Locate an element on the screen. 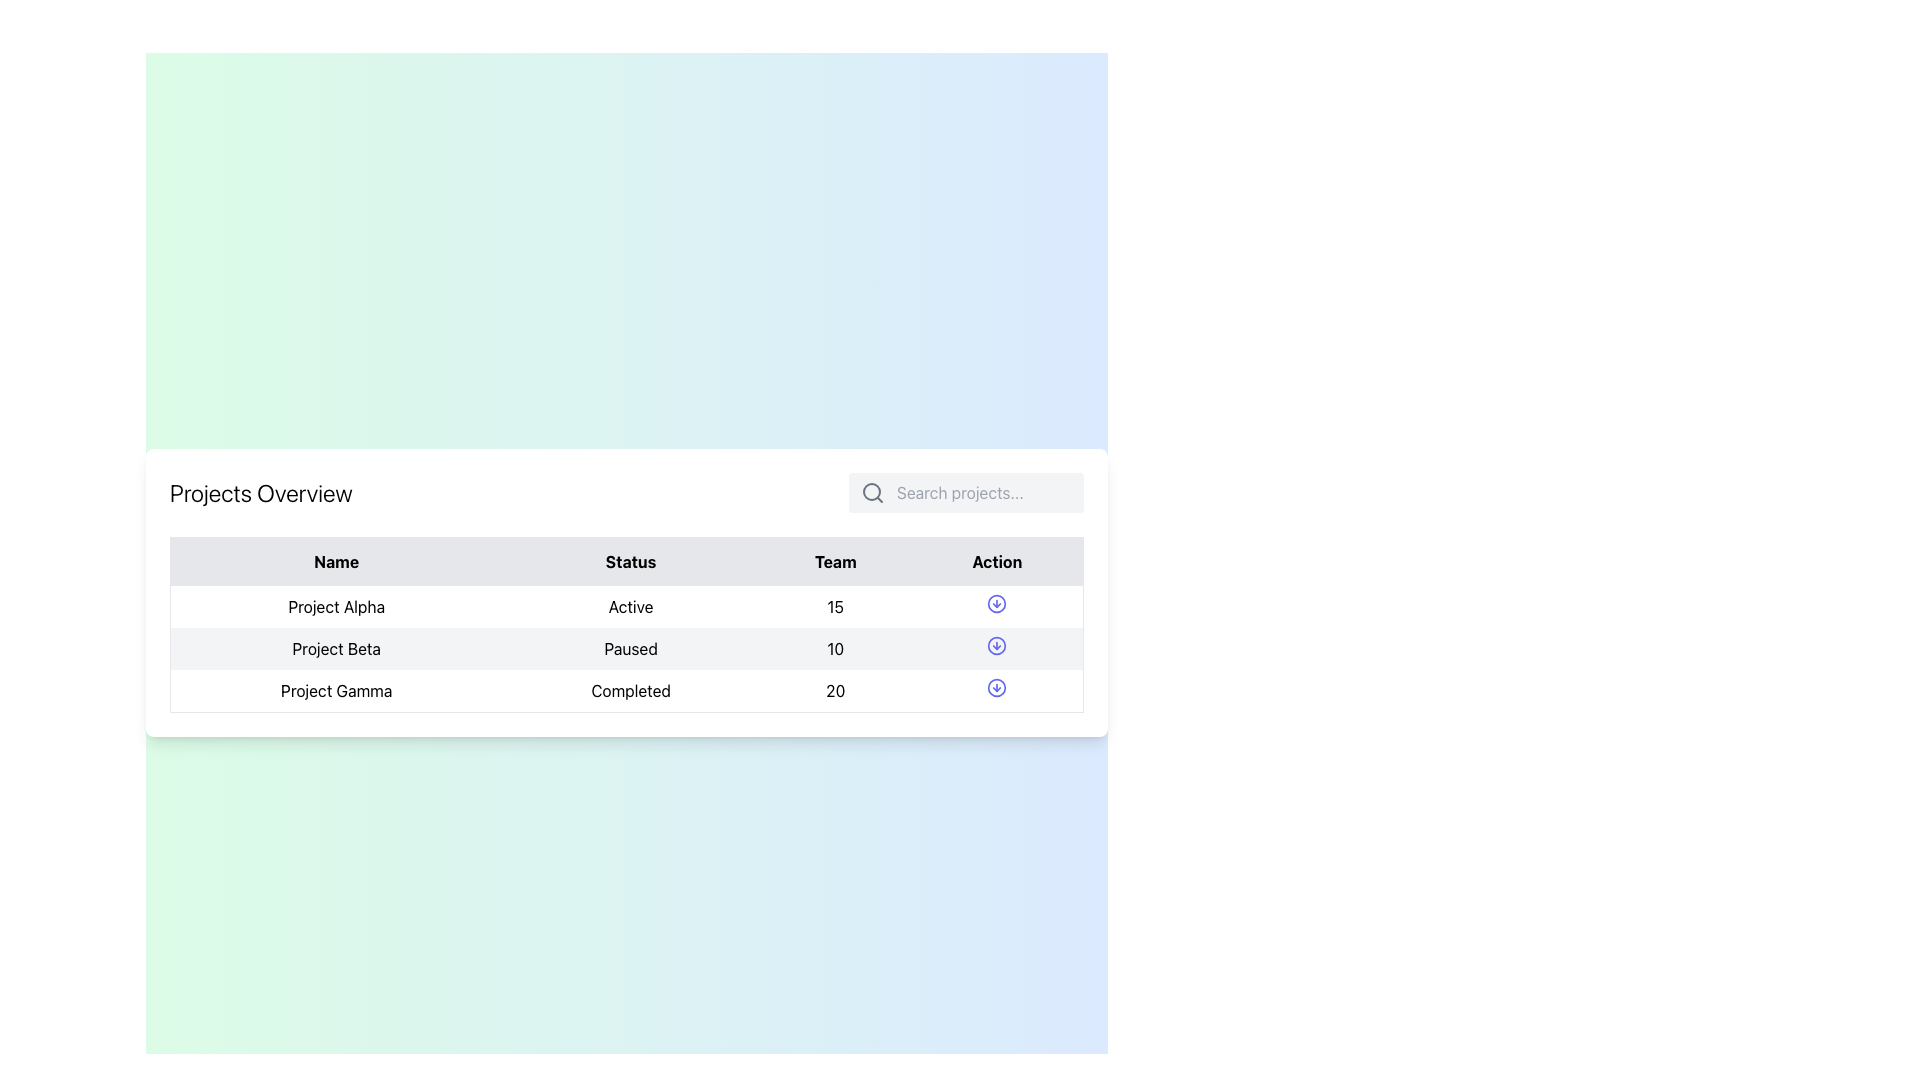  the circular blue icon with a downward arrow located in the last row of the 'Action' column under 'Project Gamma' is located at coordinates (997, 686).